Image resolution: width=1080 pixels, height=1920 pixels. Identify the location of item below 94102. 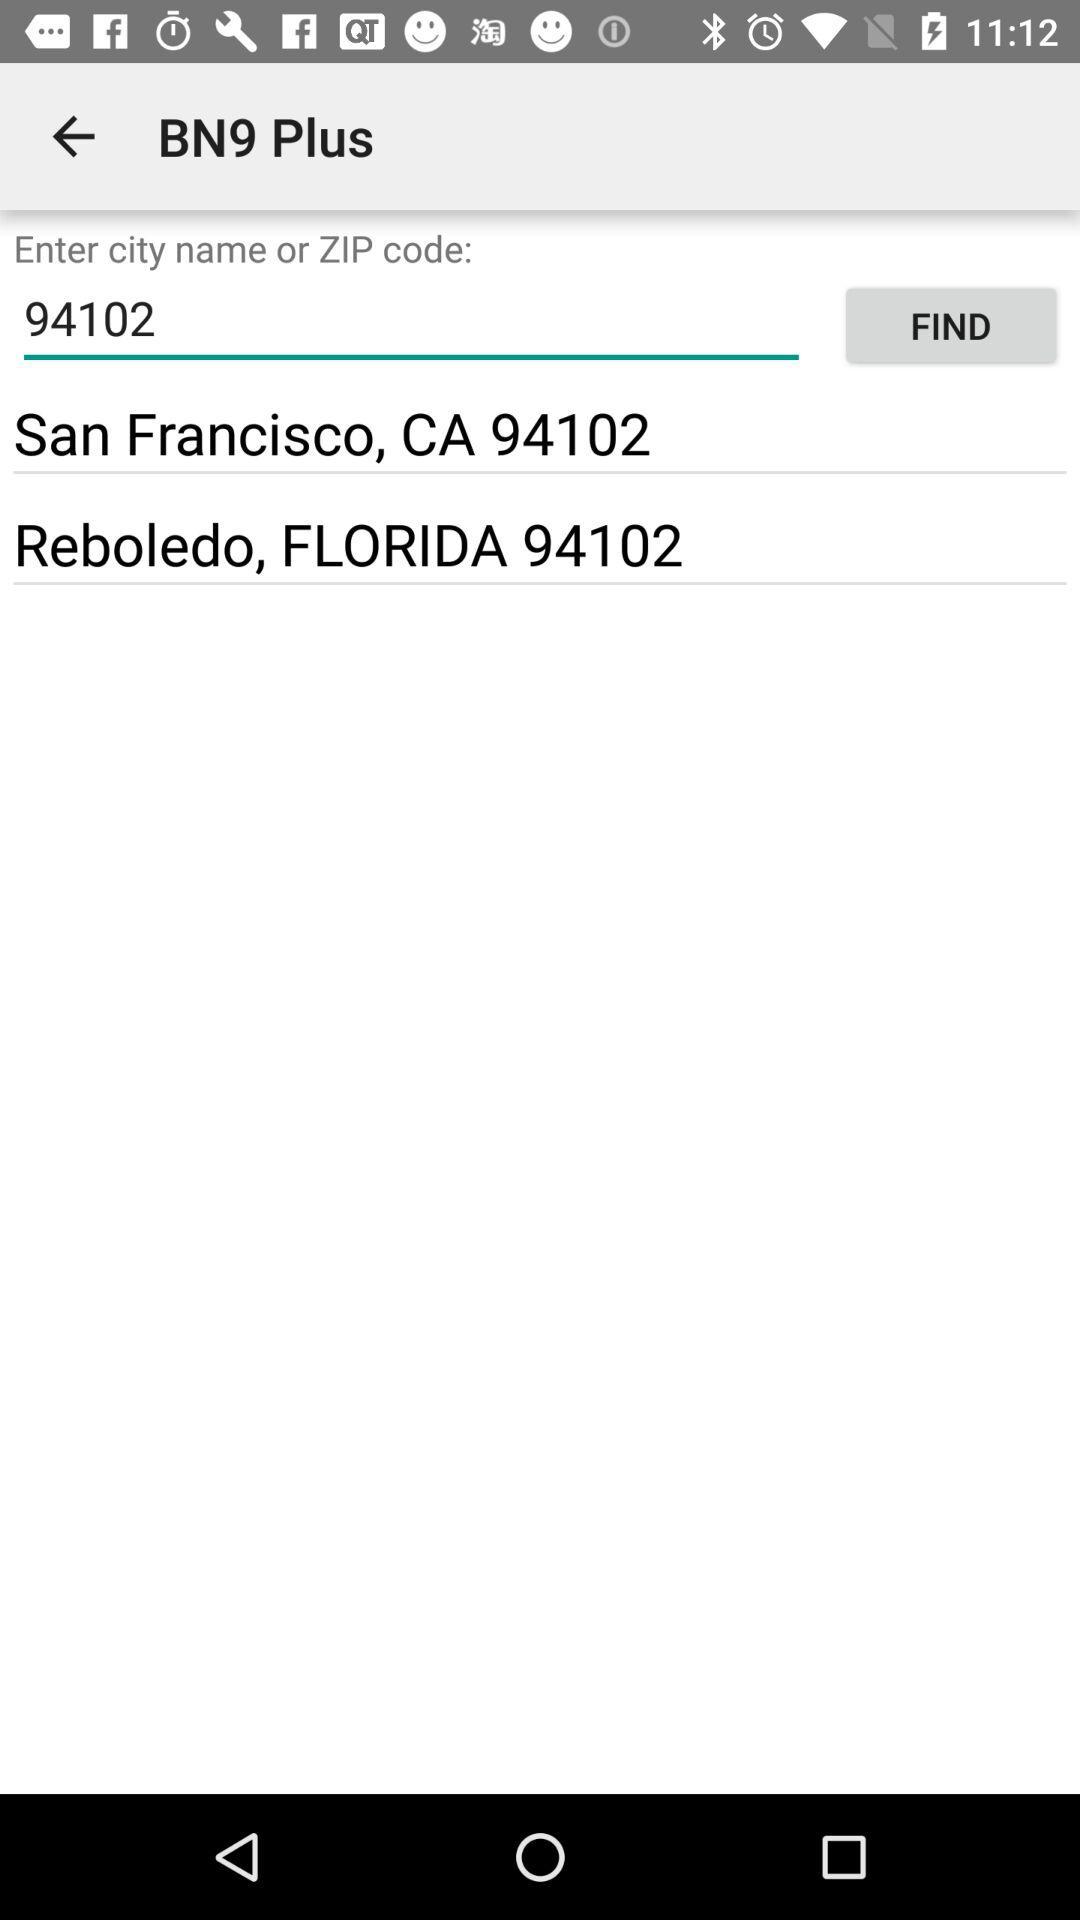
(331, 431).